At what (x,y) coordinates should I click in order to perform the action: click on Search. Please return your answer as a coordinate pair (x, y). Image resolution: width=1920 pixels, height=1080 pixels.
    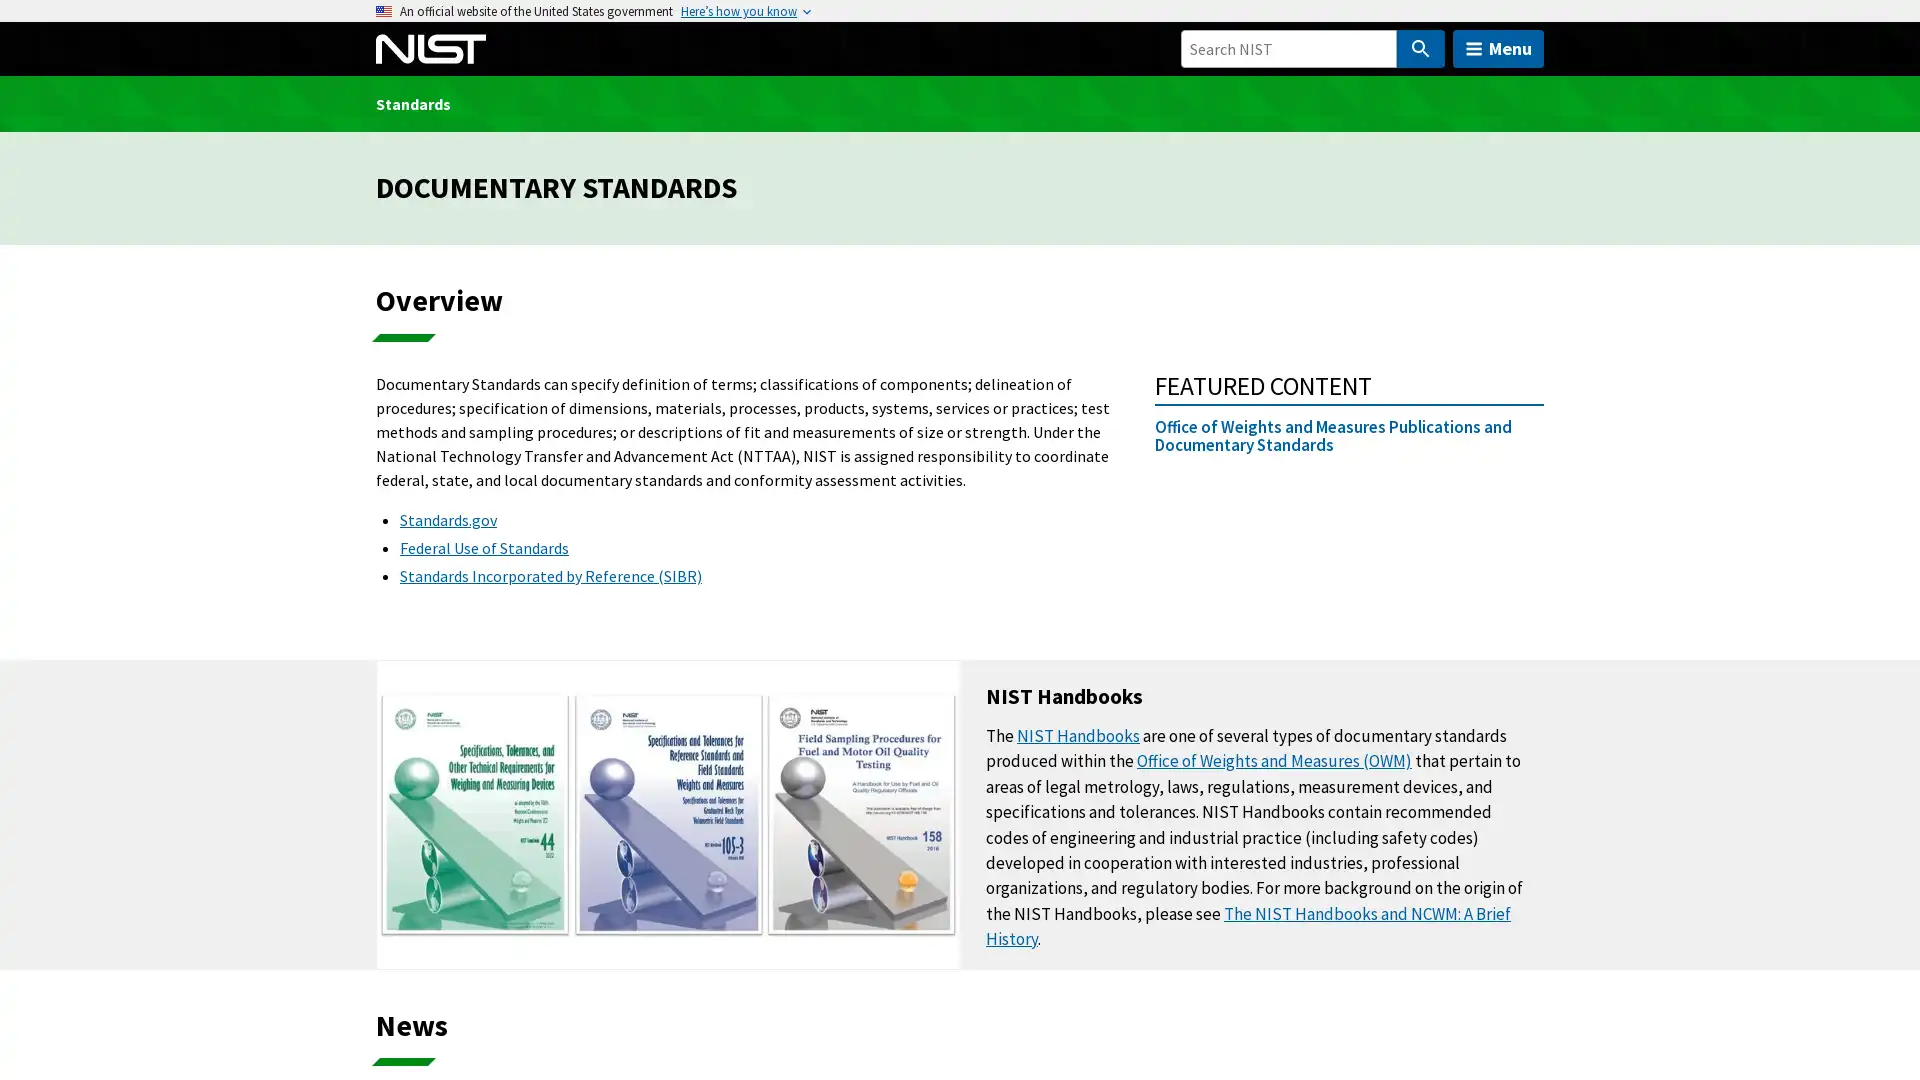
    Looking at the image, I should click on (1419, 48).